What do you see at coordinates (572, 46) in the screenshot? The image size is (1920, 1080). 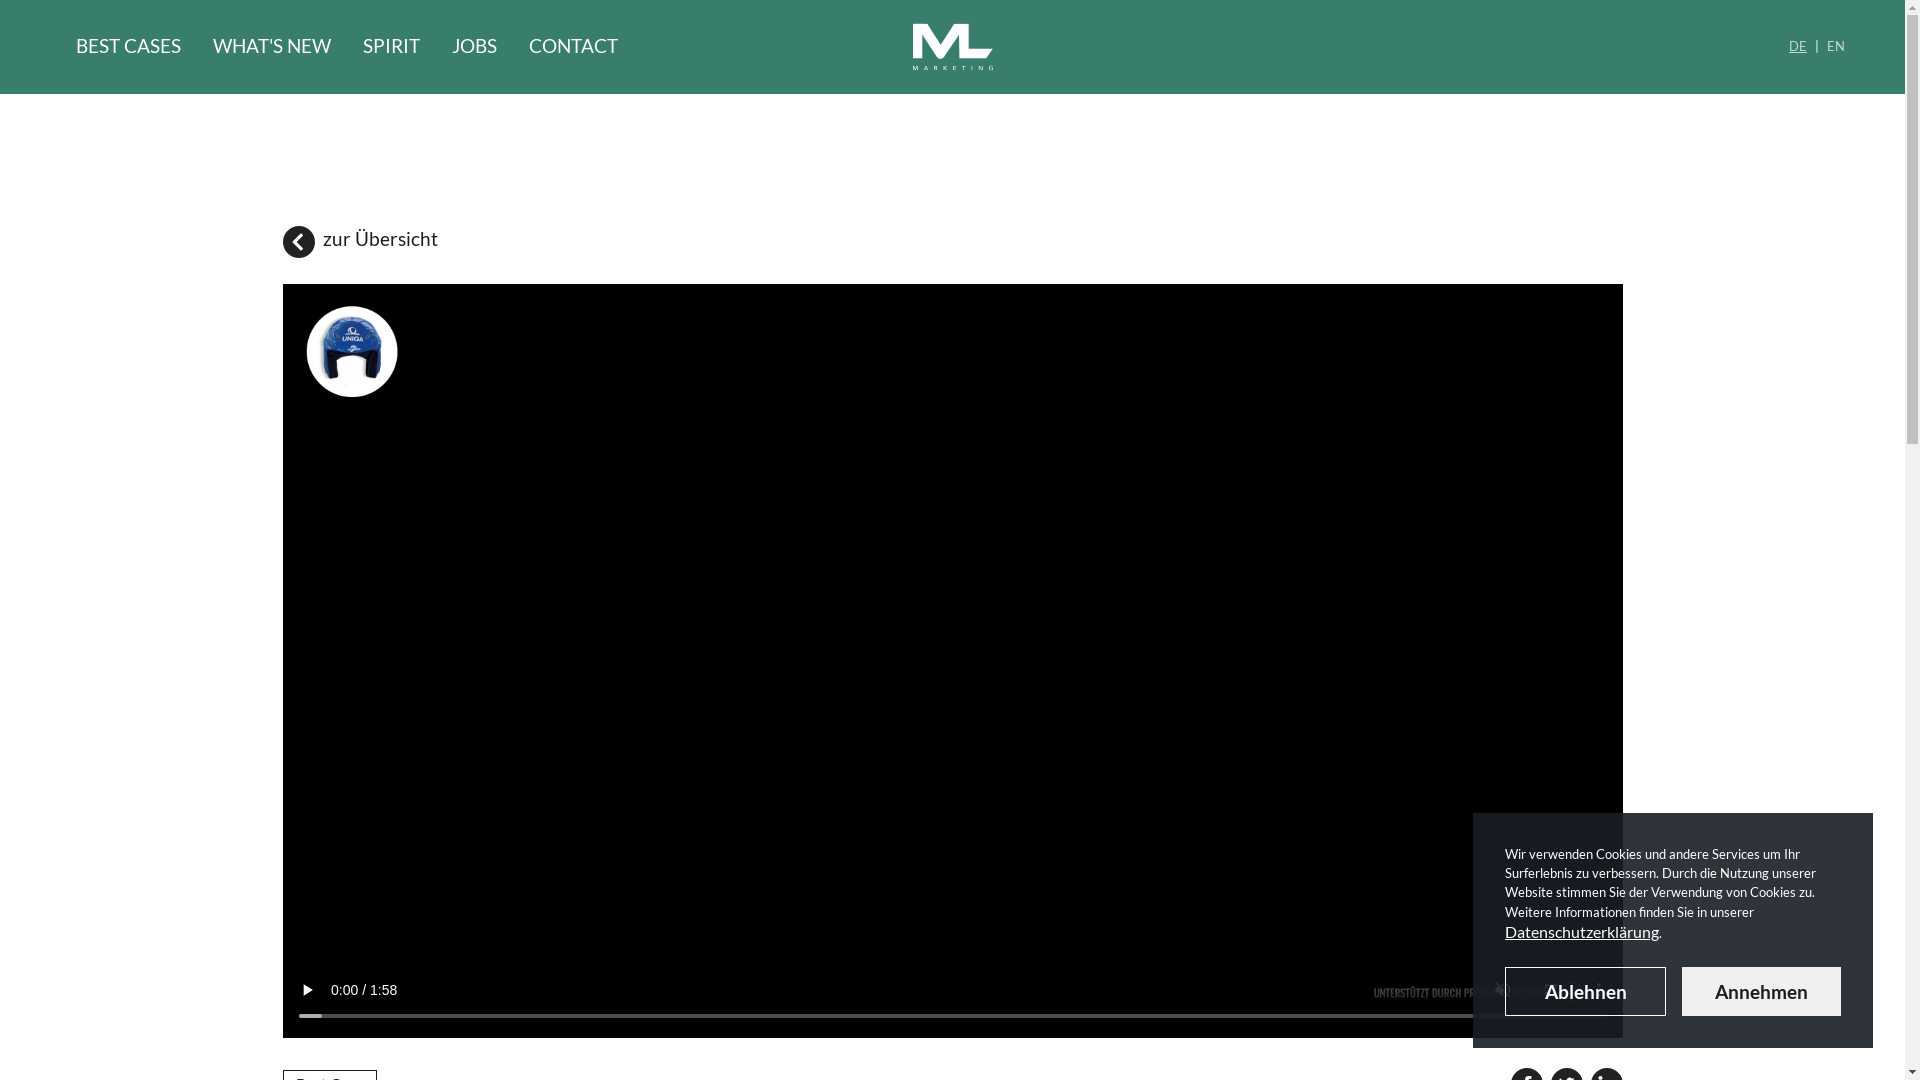 I see `'CONTACT'` at bounding box center [572, 46].